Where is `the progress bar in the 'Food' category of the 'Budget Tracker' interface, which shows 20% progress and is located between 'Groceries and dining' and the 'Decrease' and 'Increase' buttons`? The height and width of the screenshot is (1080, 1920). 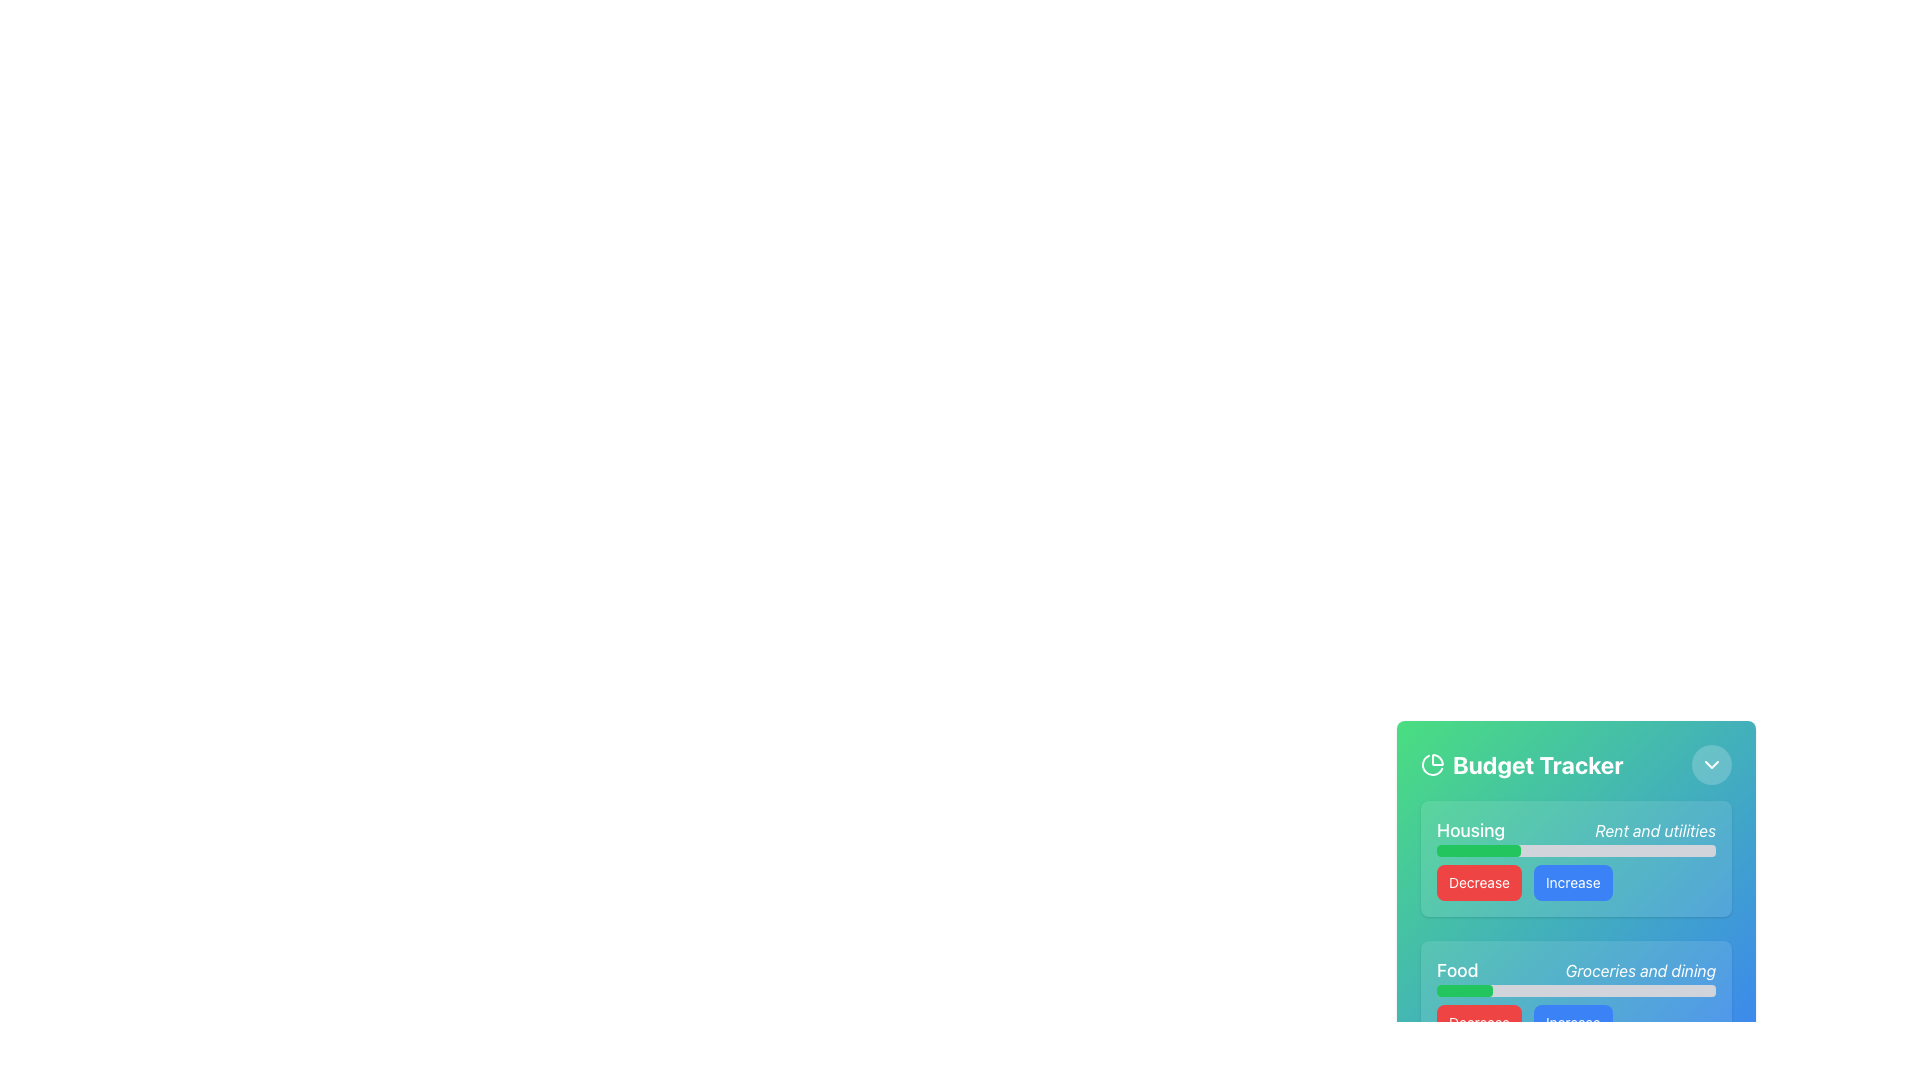 the progress bar in the 'Food' category of the 'Budget Tracker' interface, which shows 20% progress and is located between 'Groceries and dining' and the 'Decrease' and 'Increase' buttons is located at coordinates (1575, 991).